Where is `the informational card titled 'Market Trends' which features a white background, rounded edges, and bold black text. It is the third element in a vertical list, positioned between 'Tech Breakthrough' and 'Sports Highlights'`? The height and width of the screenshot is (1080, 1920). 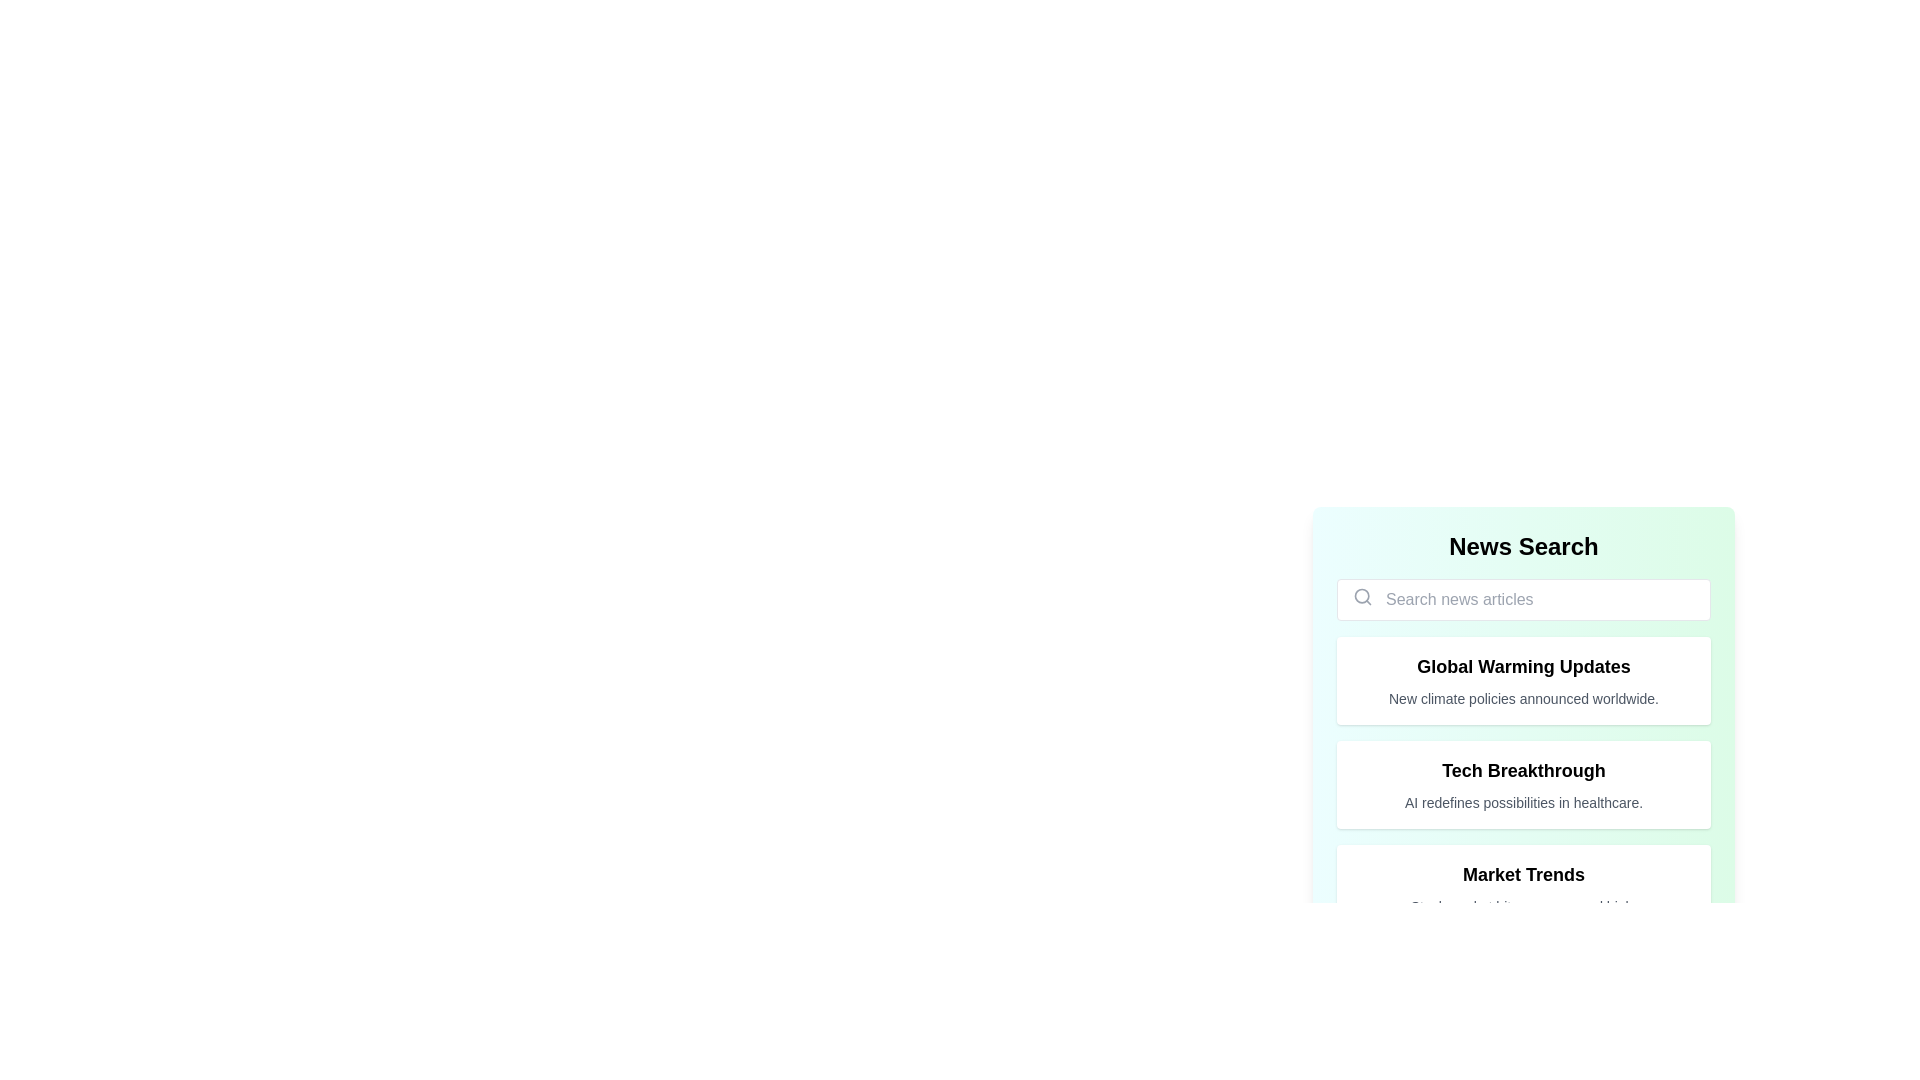
the informational card titled 'Market Trends' which features a white background, rounded edges, and bold black text. It is the third element in a vertical list, positioned between 'Tech Breakthrough' and 'Sports Highlights' is located at coordinates (1522, 887).